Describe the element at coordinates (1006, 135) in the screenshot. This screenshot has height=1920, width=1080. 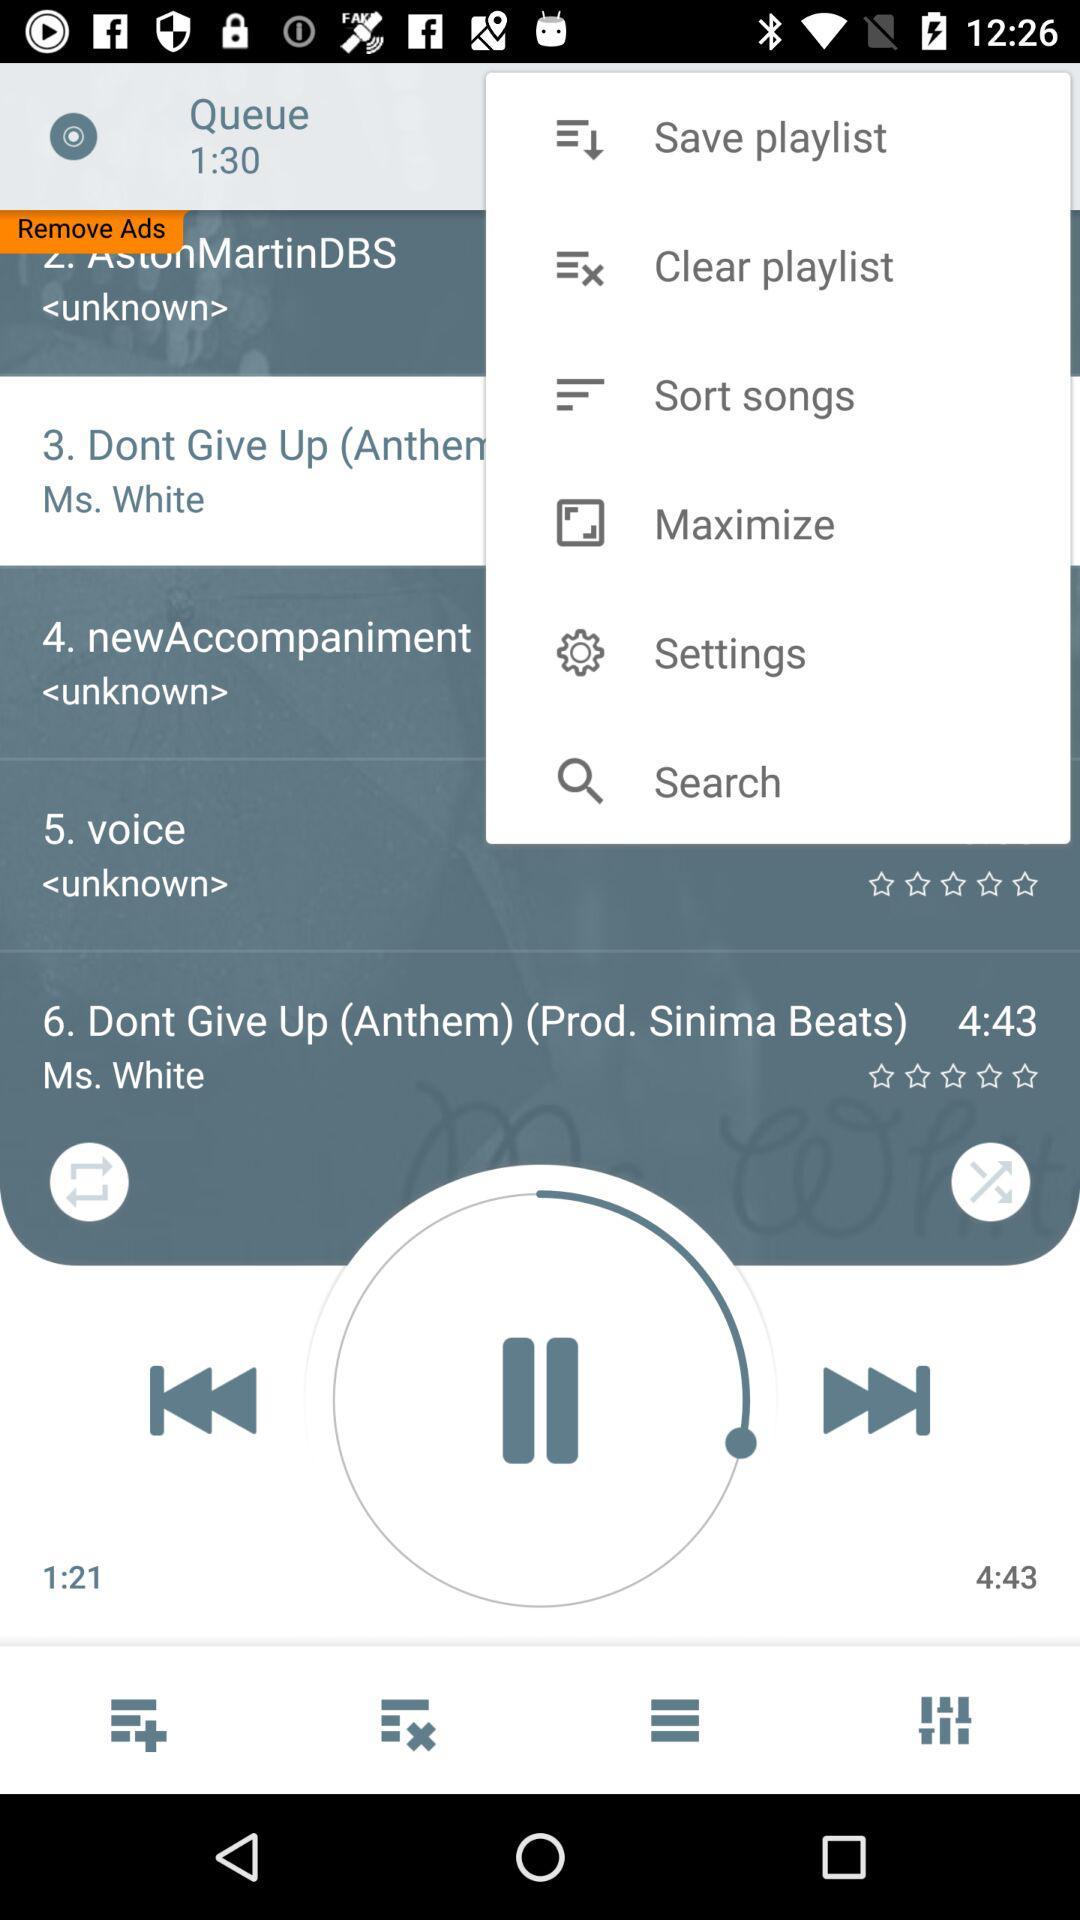
I see `the minus icon` at that location.